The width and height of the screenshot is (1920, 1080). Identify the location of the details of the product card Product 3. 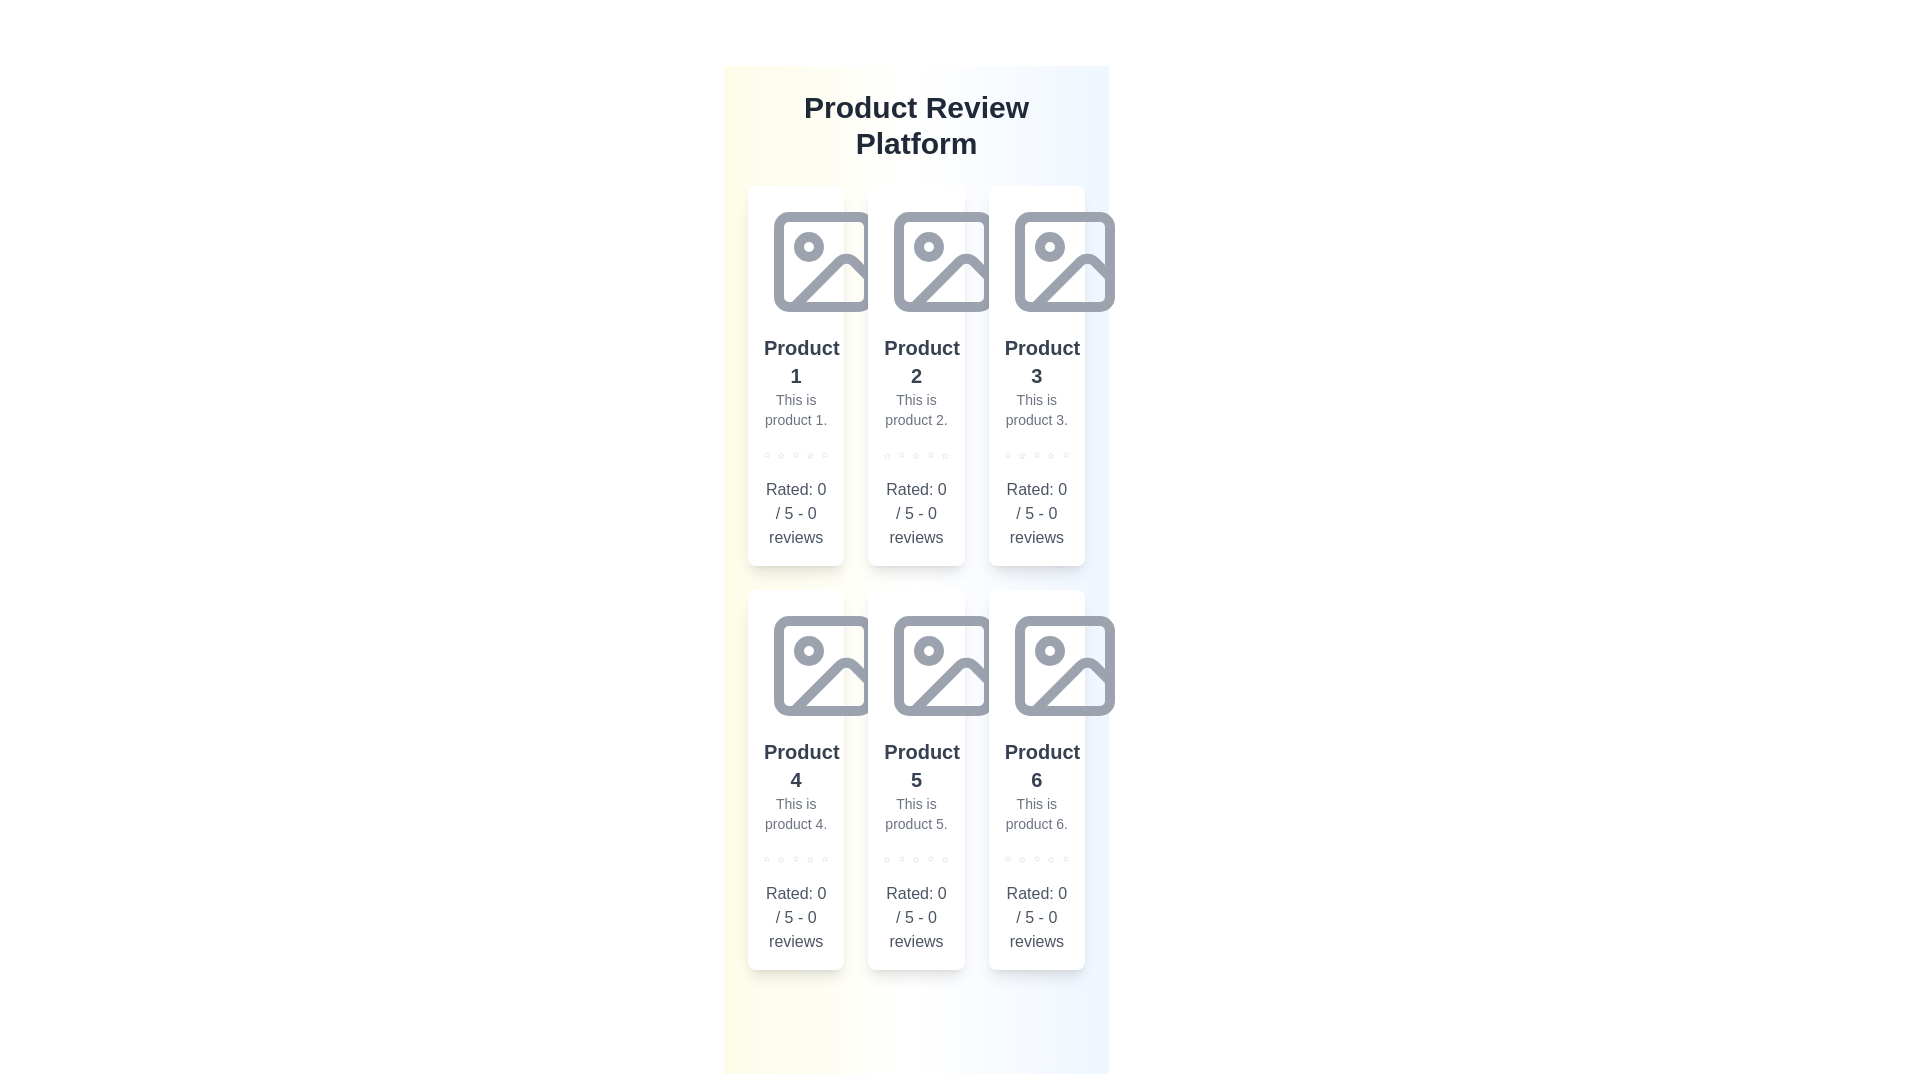
(1036, 375).